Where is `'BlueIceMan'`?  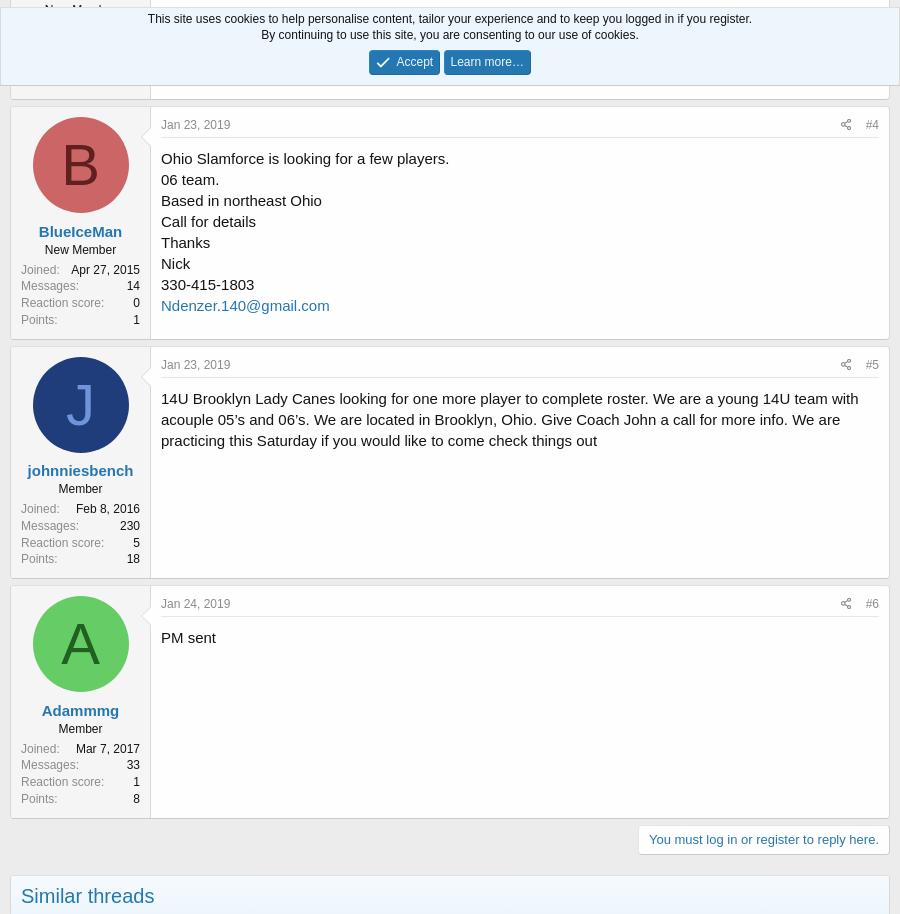 'BlueIceMan' is located at coordinates (79, 229).